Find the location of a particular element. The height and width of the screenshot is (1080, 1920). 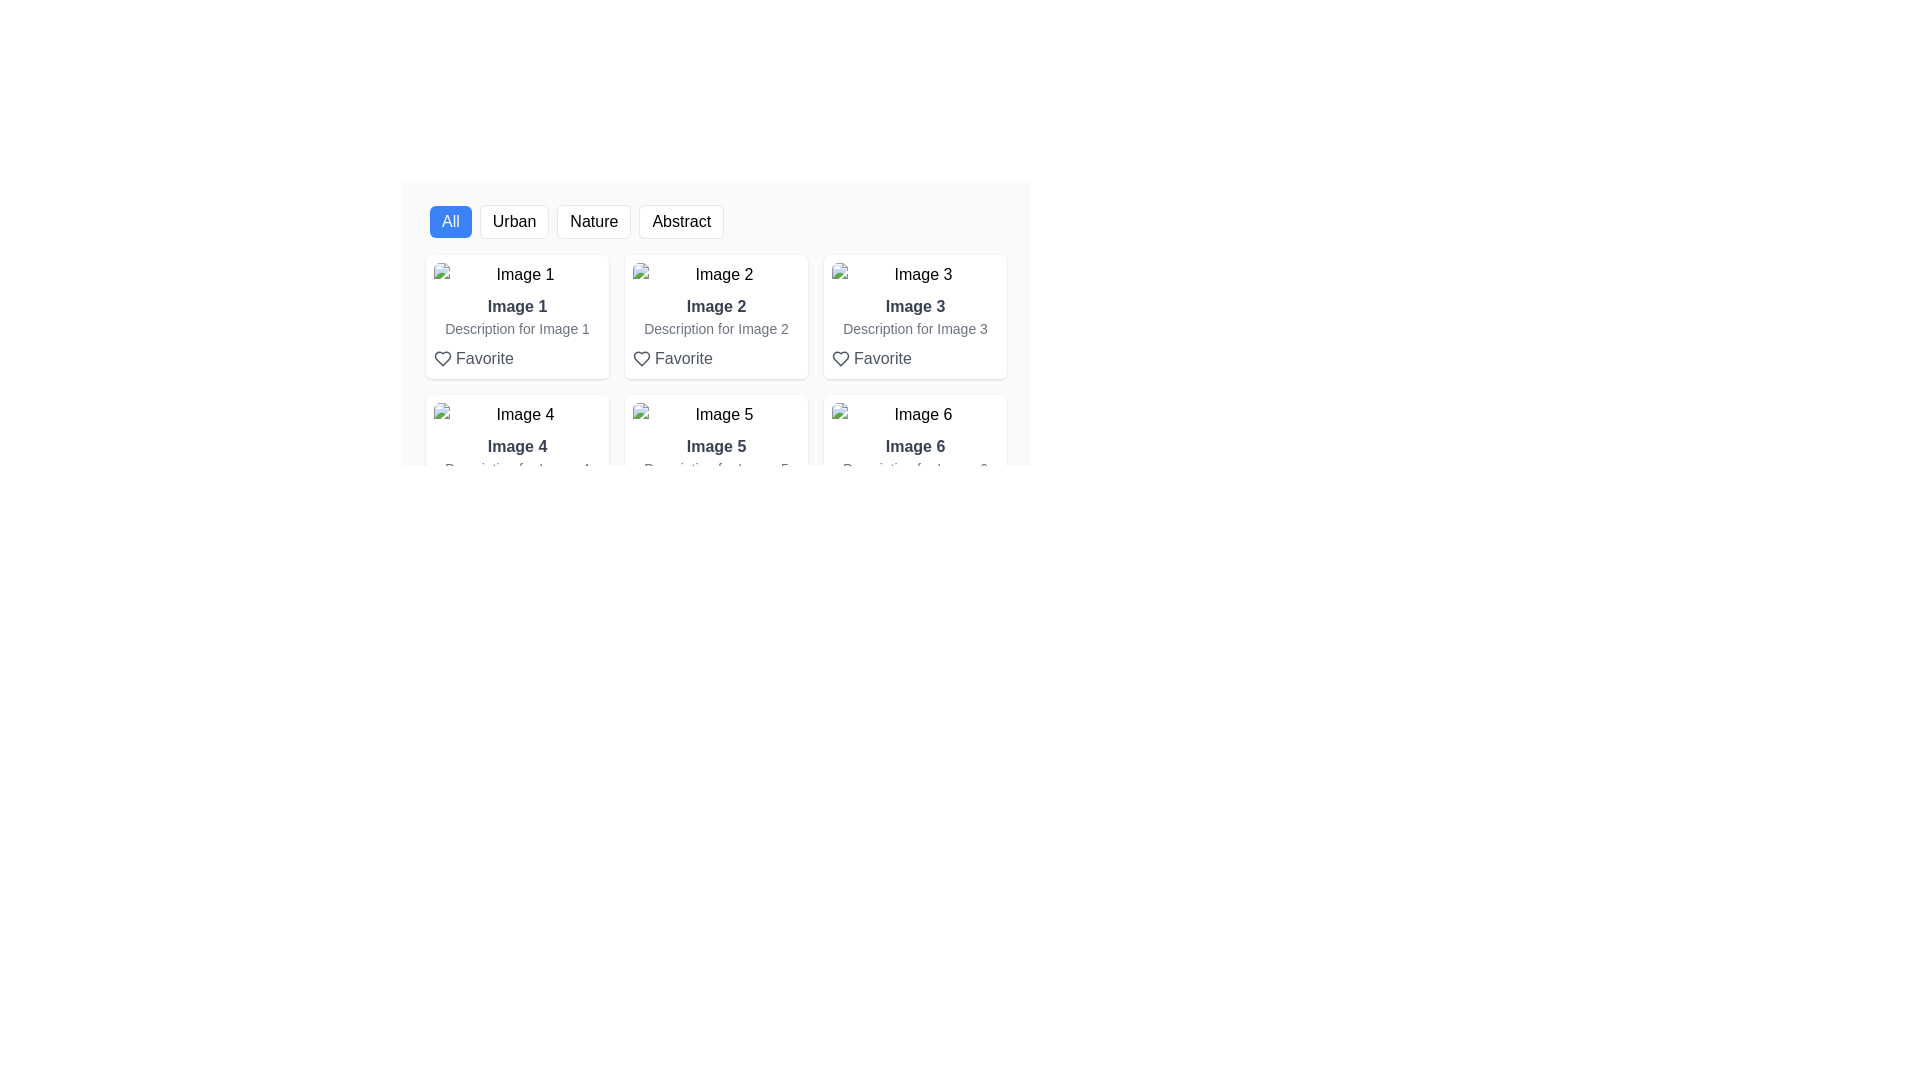

the card representing 'Image 3' for reordering within the gallery layout is located at coordinates (914, 331).